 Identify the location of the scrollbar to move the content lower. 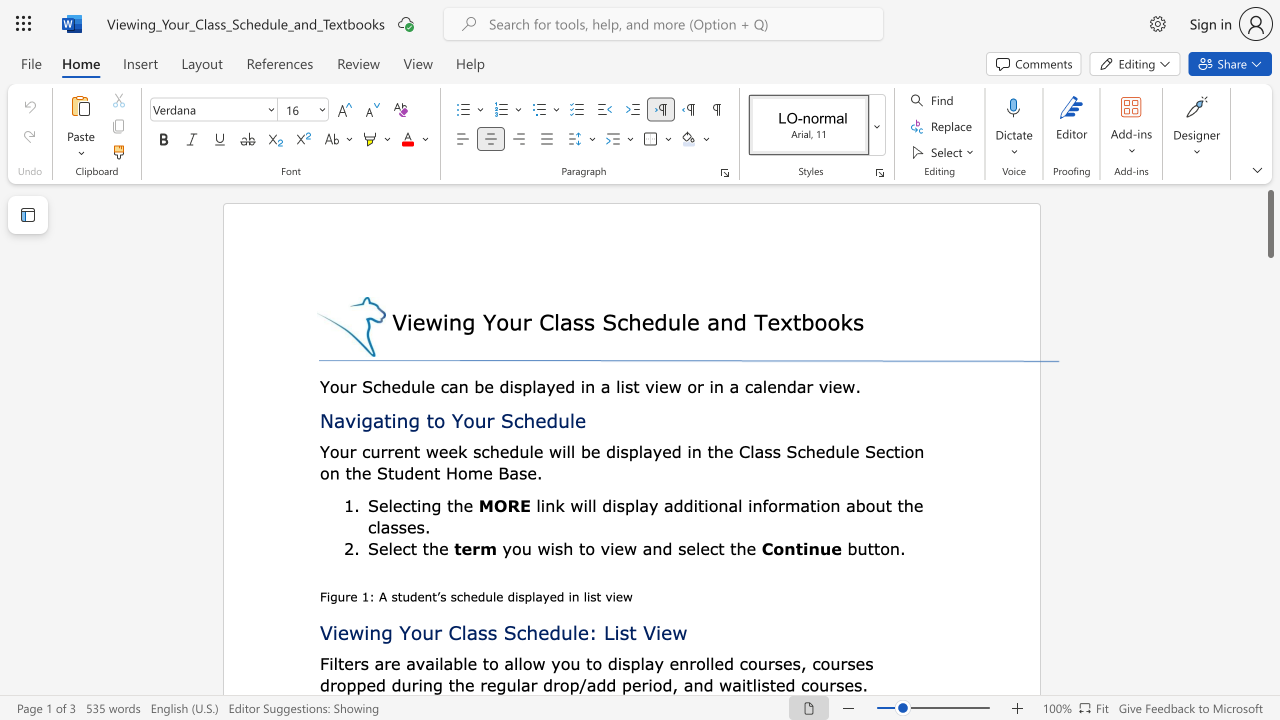
(1269, 318).